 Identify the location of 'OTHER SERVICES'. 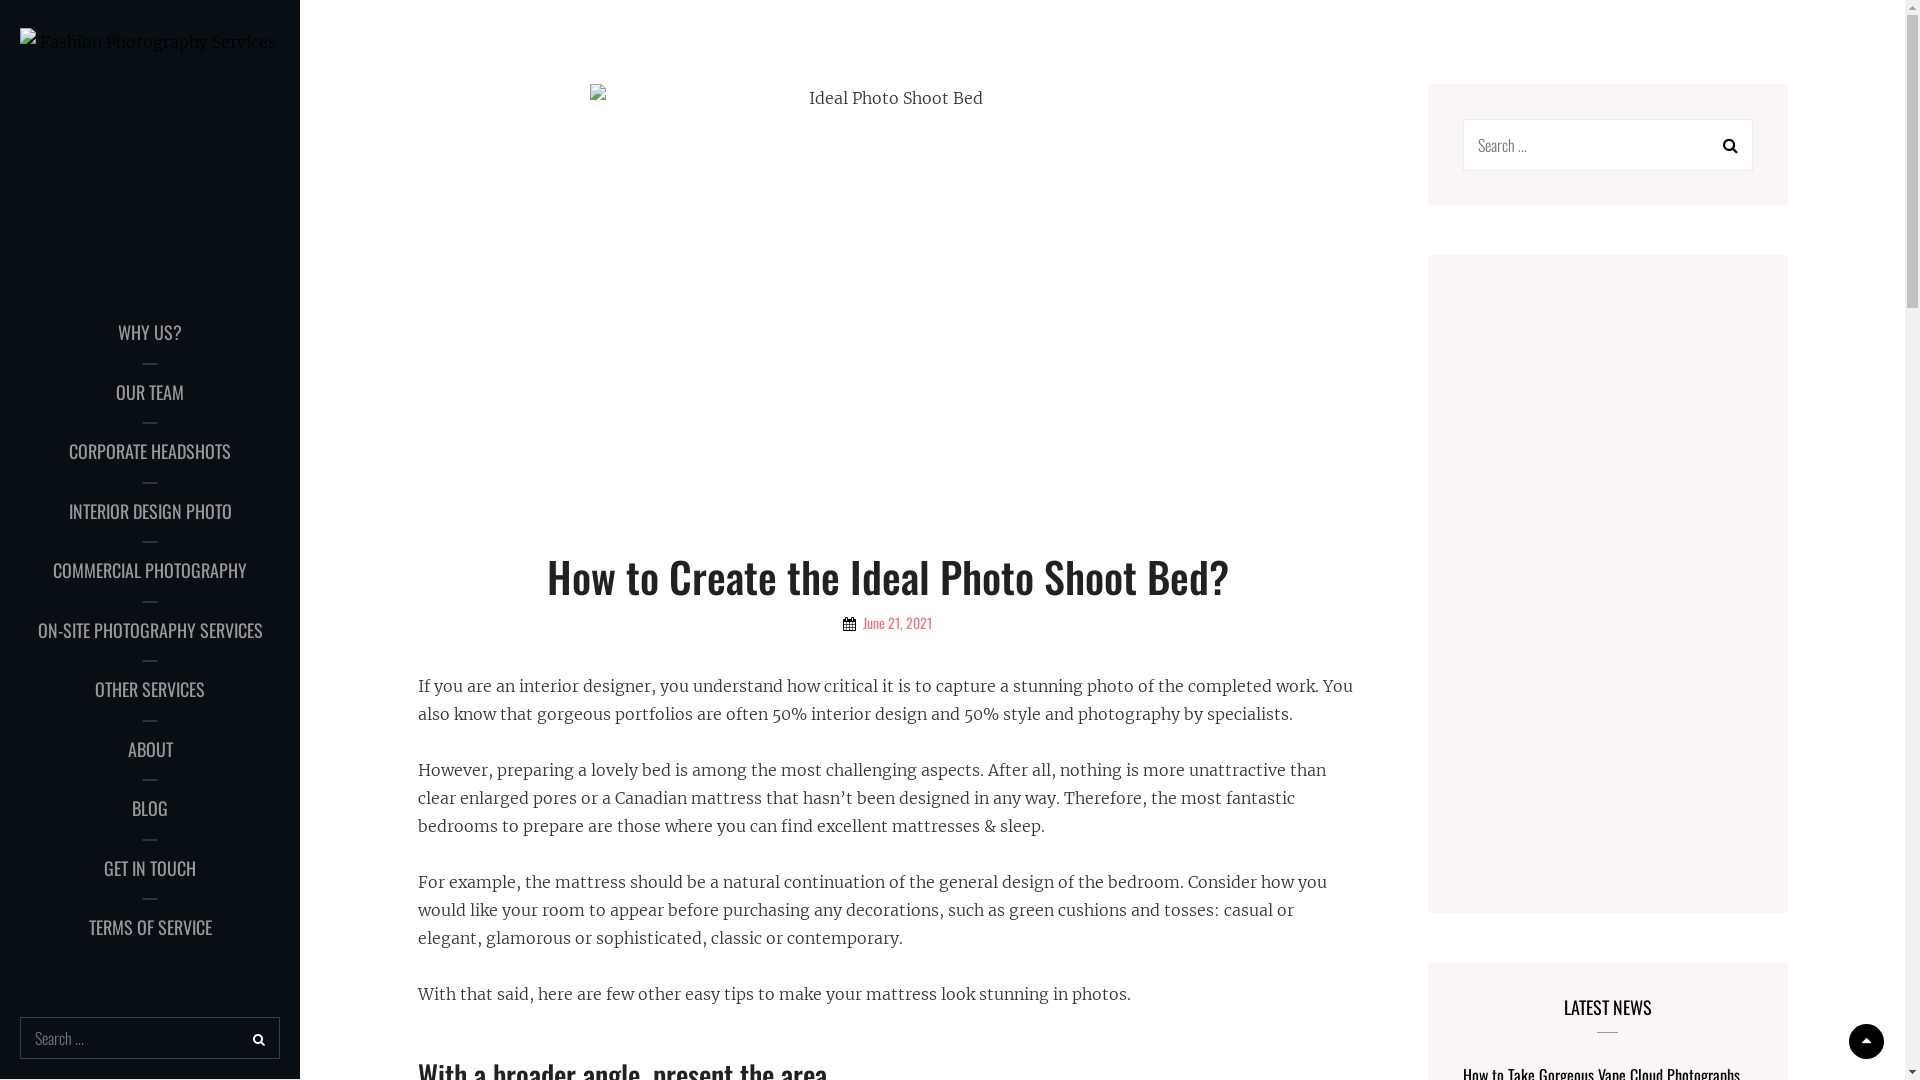
(148, 689).